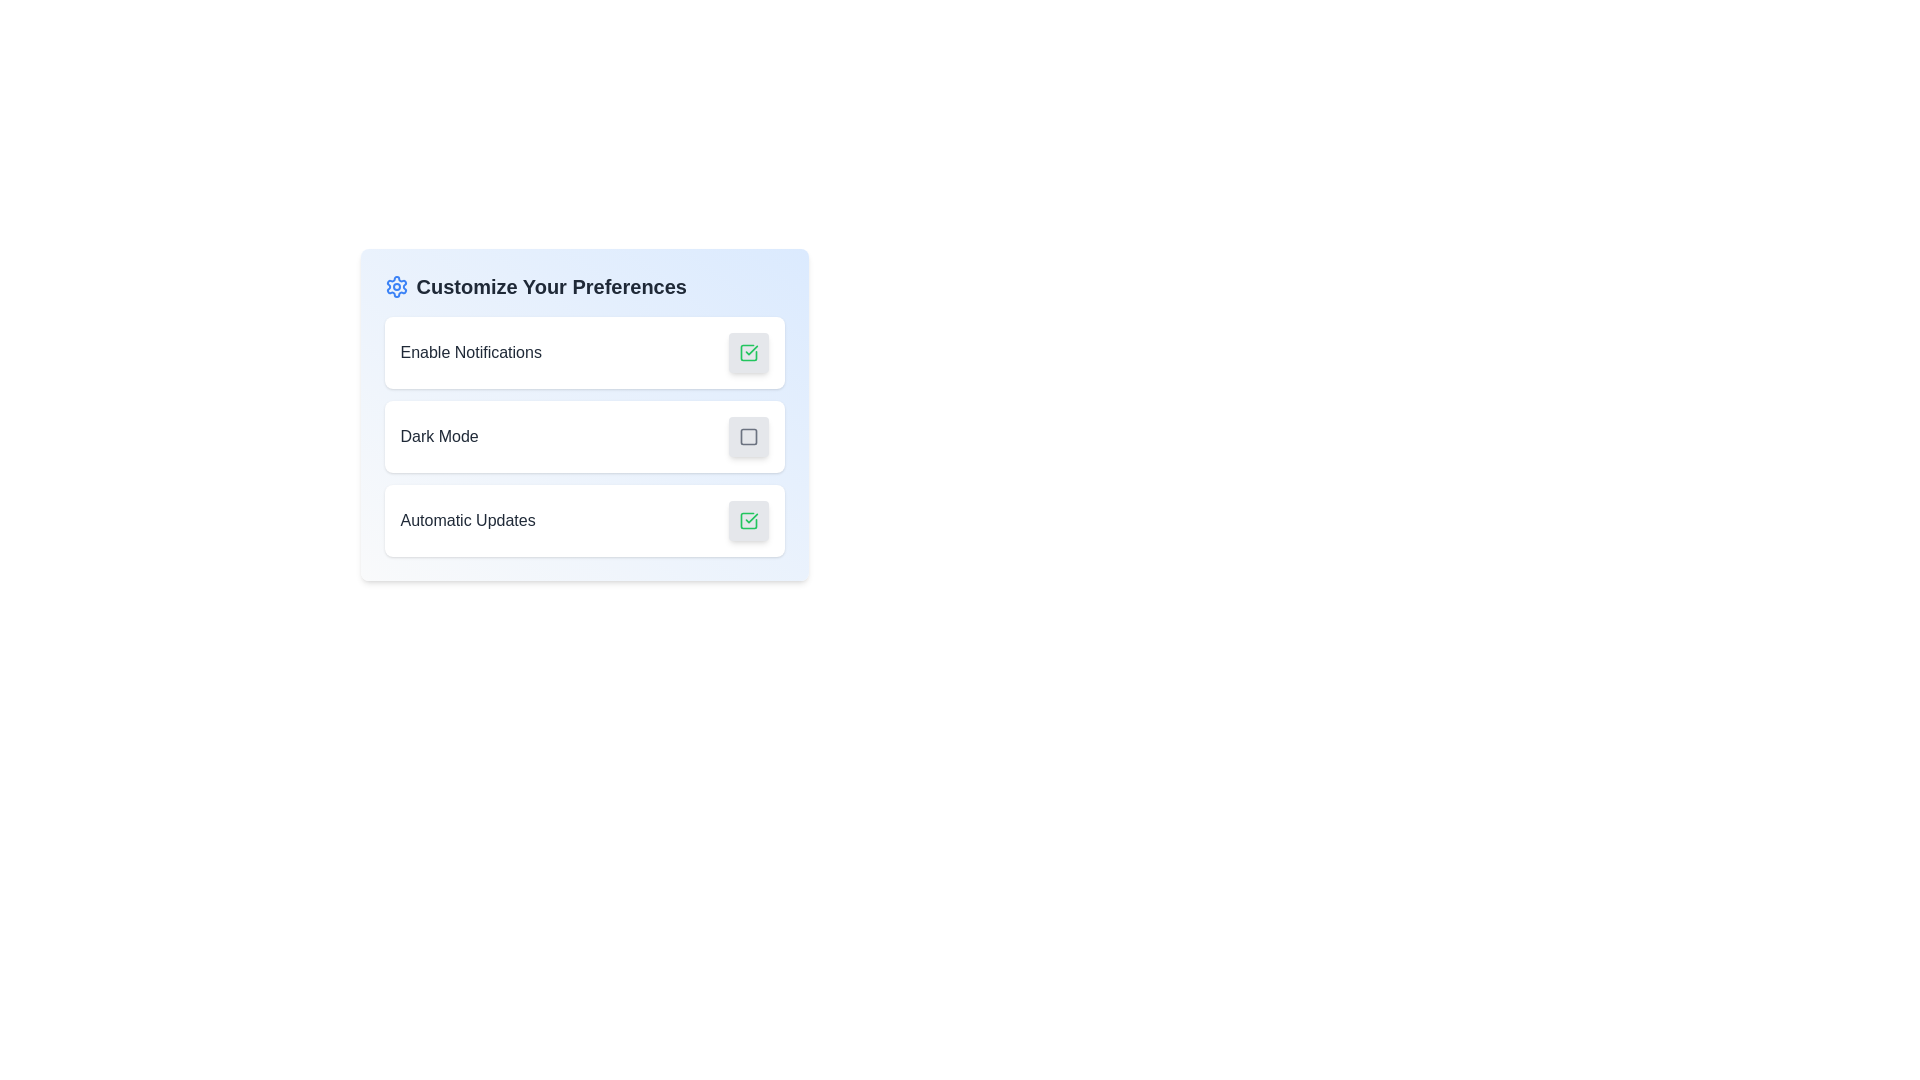 Image resolution: width=1920 pixels, height=1080 pixels. I want to click on the toggle button on the 'Dark Mode' card, which is the second card in the vertical list of cards, to change the setting, so click(583, 435).